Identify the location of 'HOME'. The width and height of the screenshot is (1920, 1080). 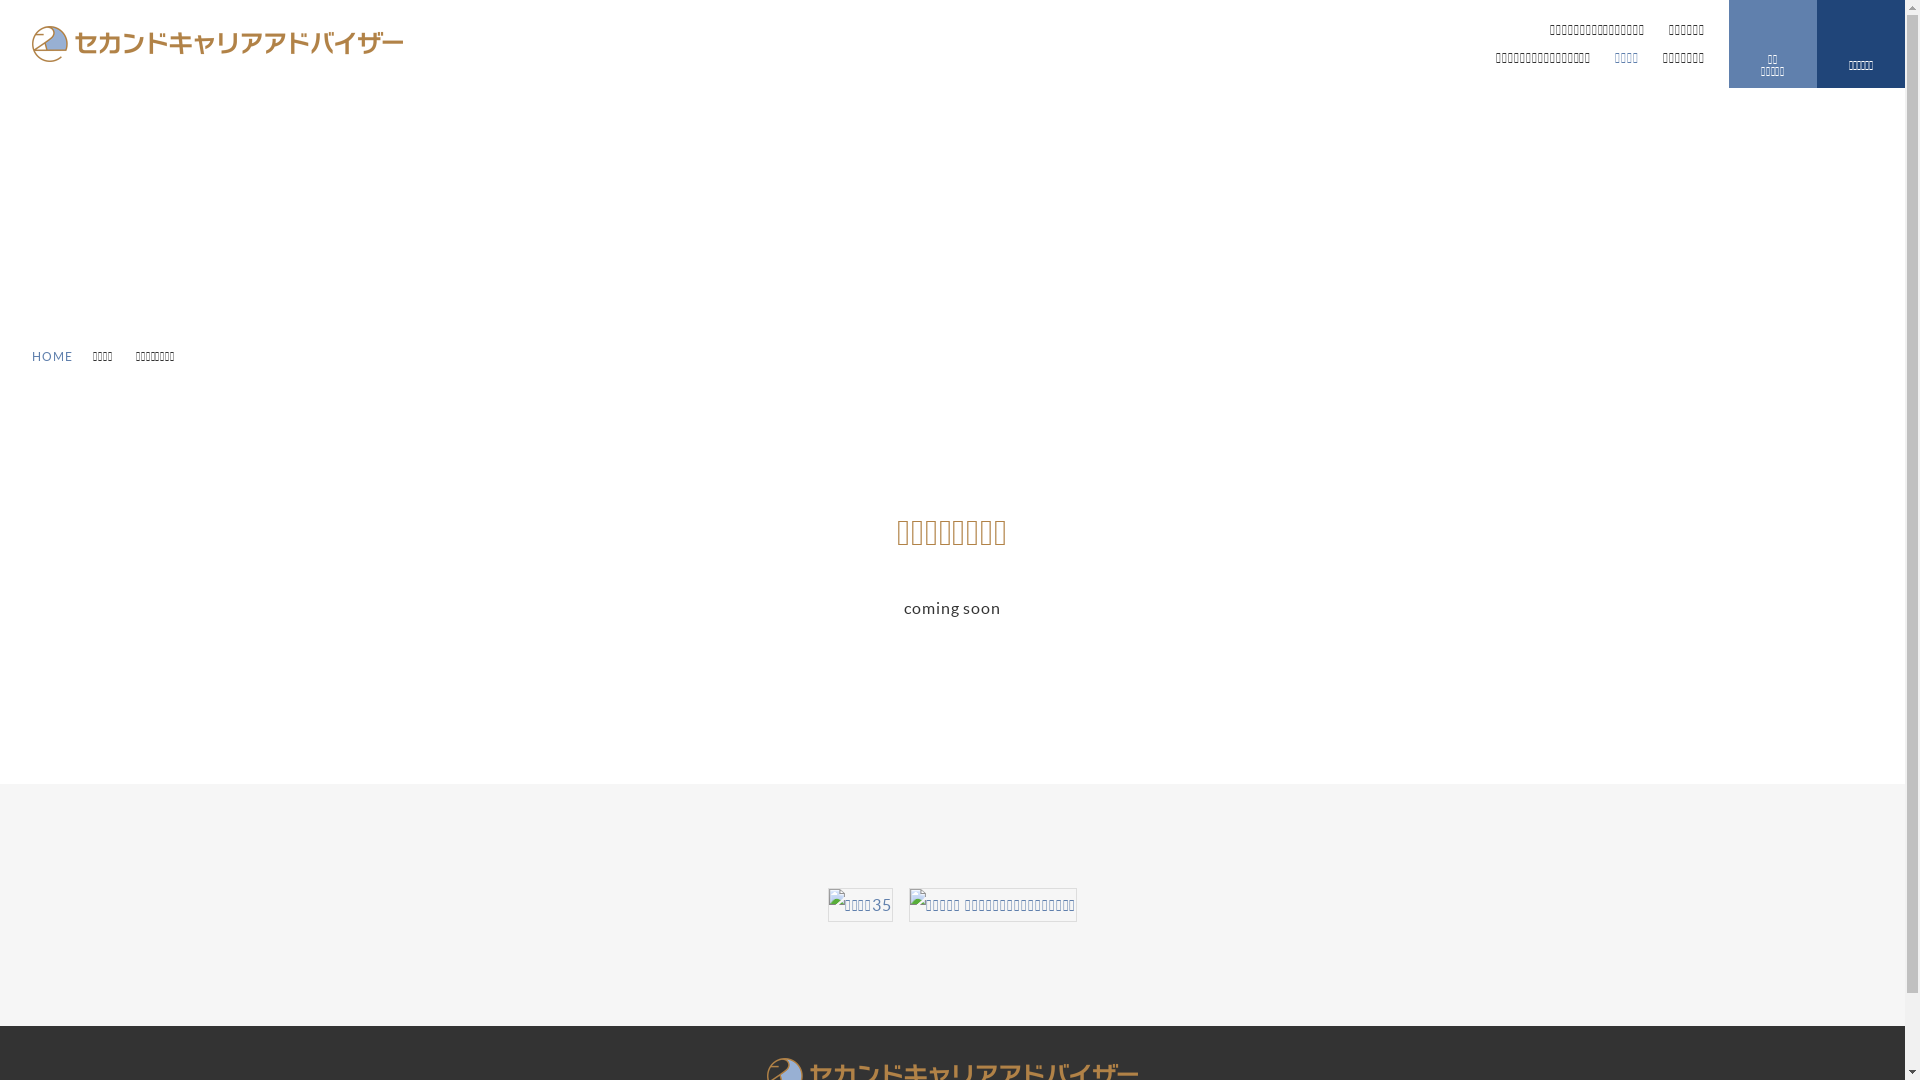
(52, 355).